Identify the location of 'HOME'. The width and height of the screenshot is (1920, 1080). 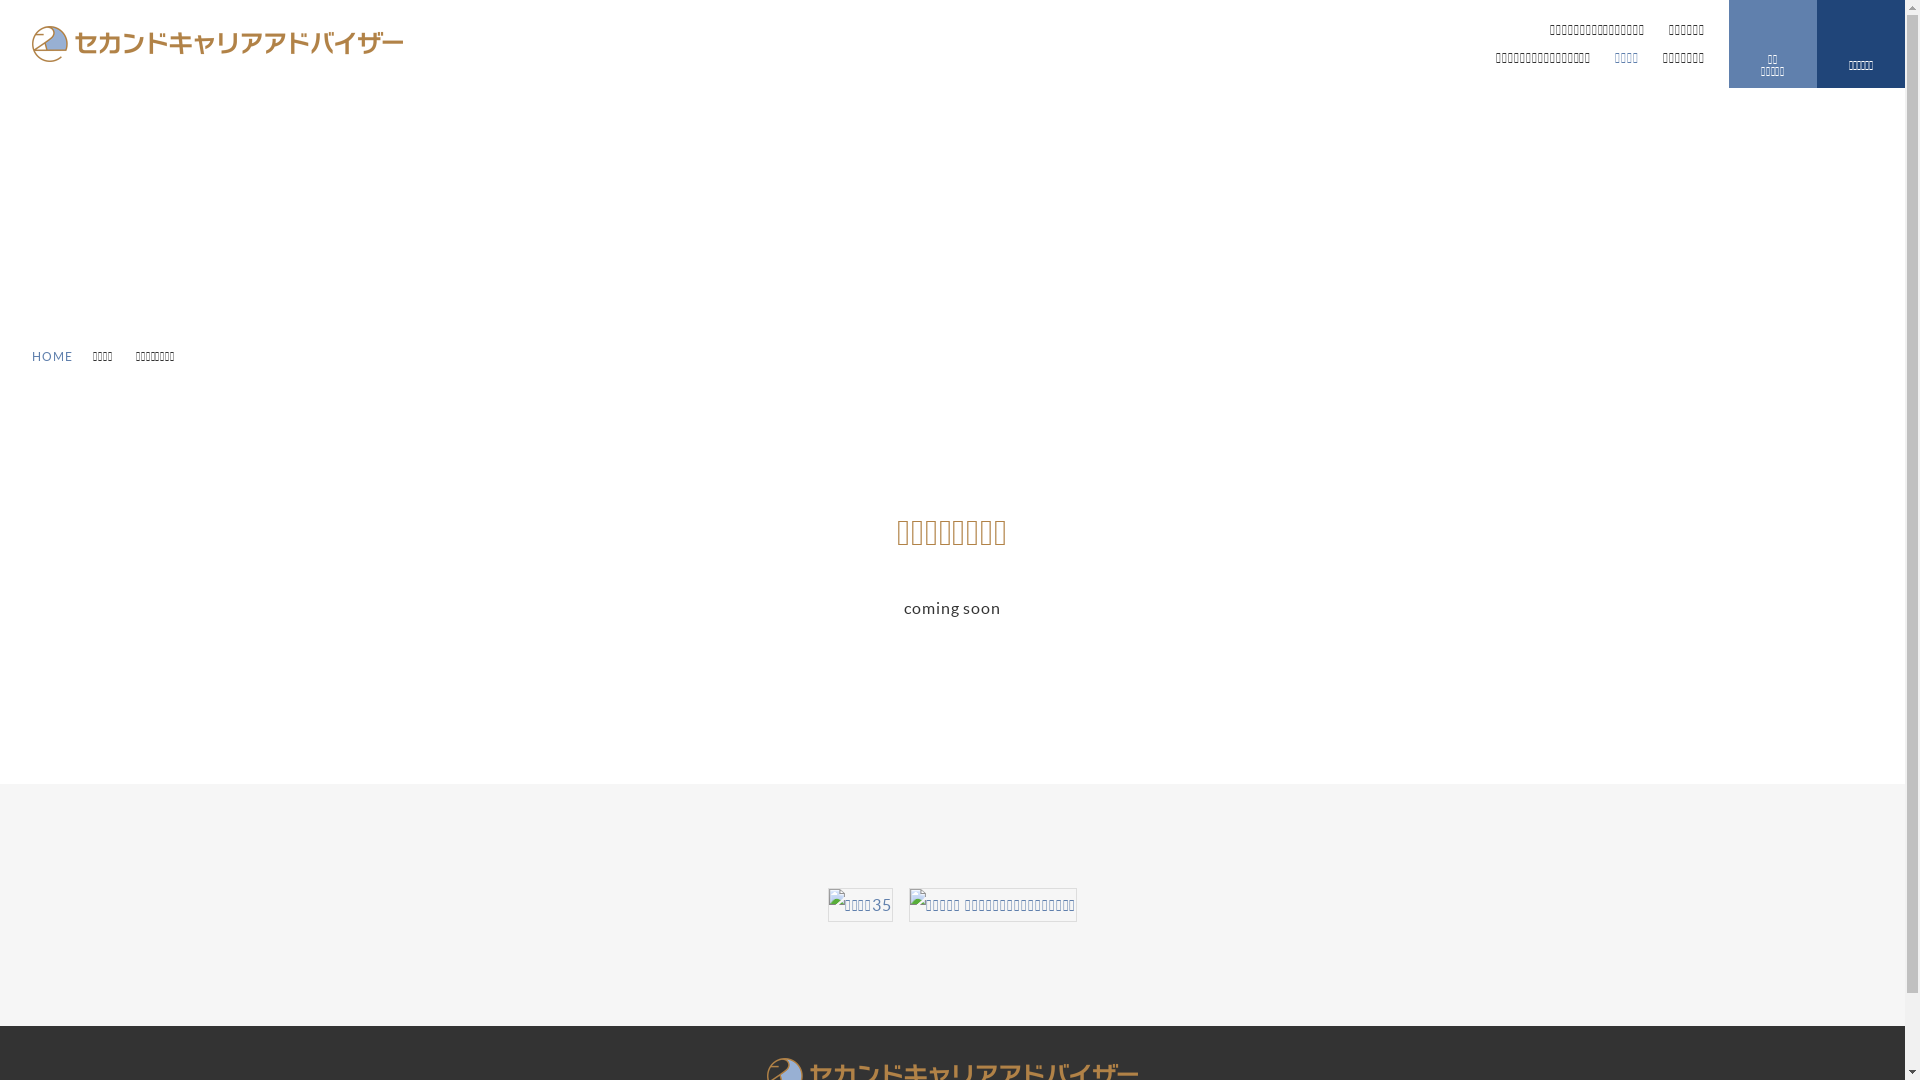
(52, 355).